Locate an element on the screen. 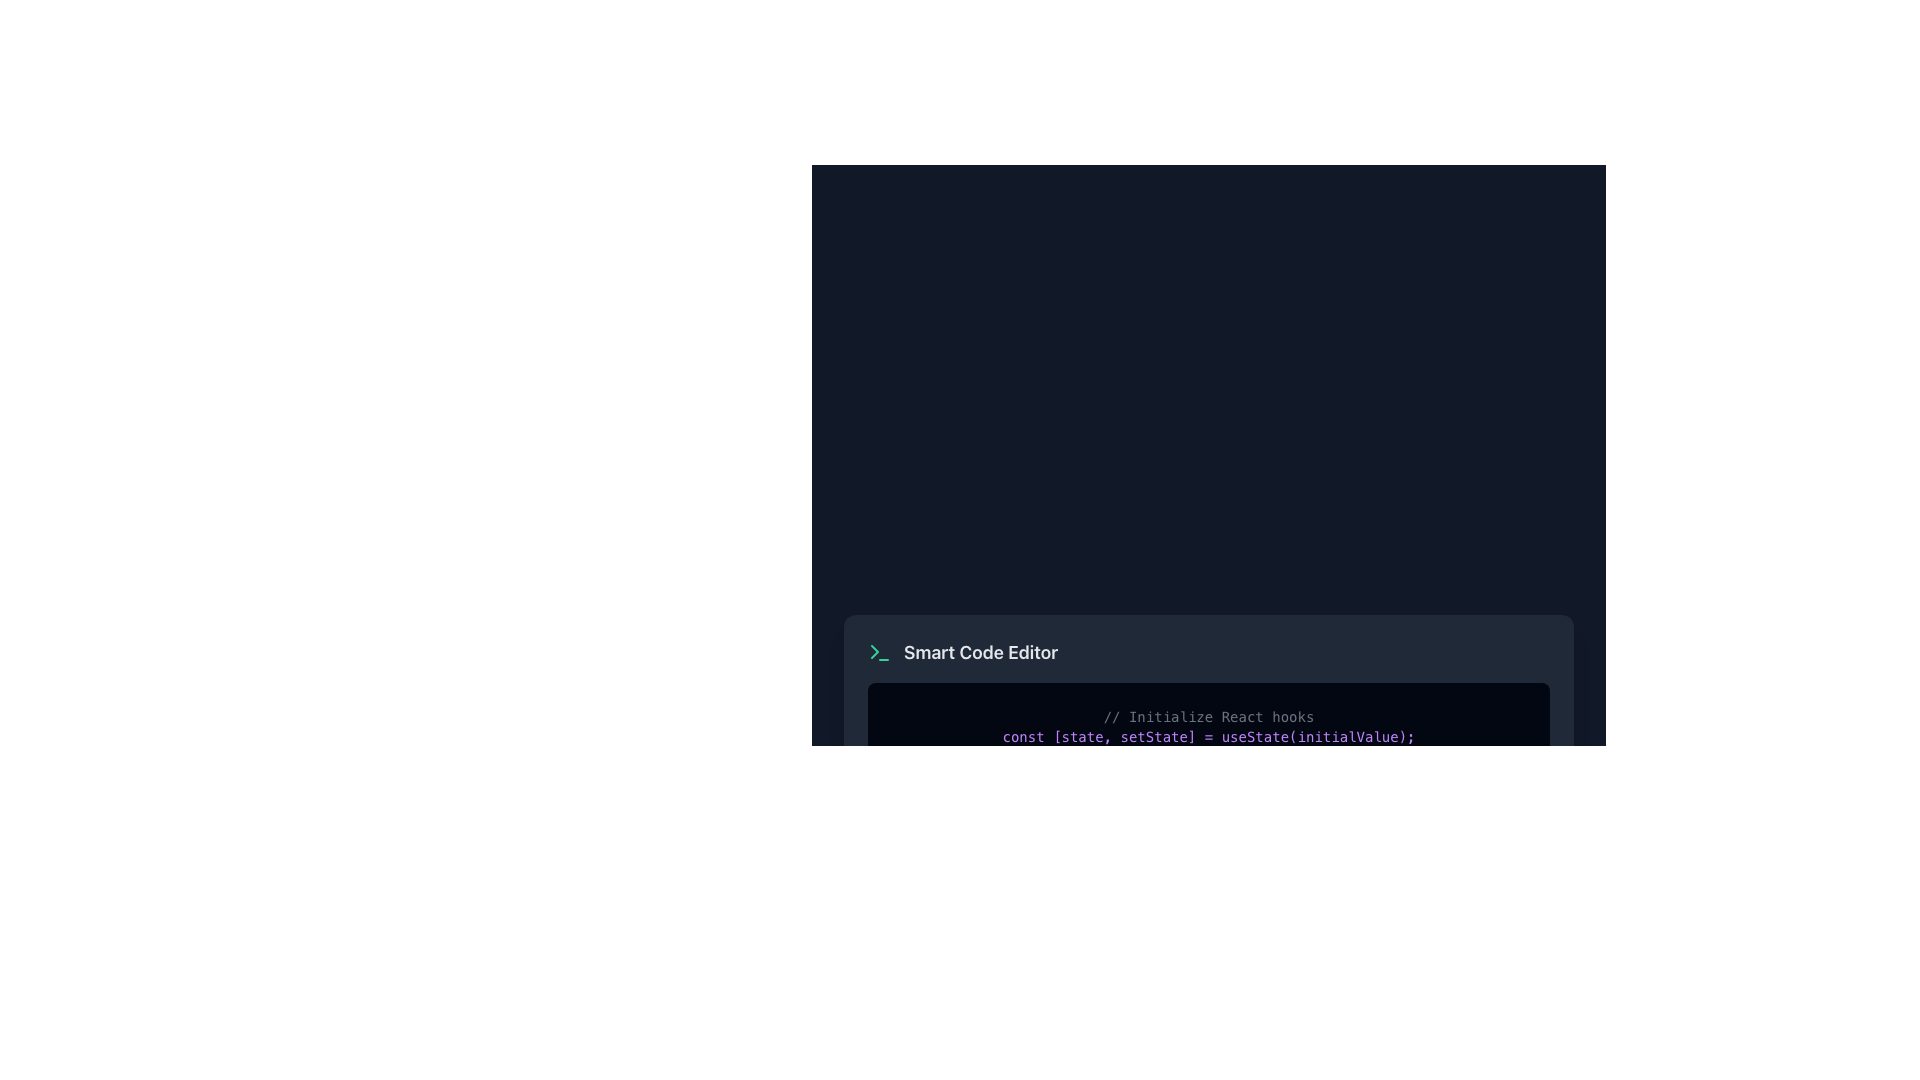  the Code Display Block titled 'Smart Code Editor', which features a dark background and a code snippet with syntax highlighting is located at coordinates (1208, 704).